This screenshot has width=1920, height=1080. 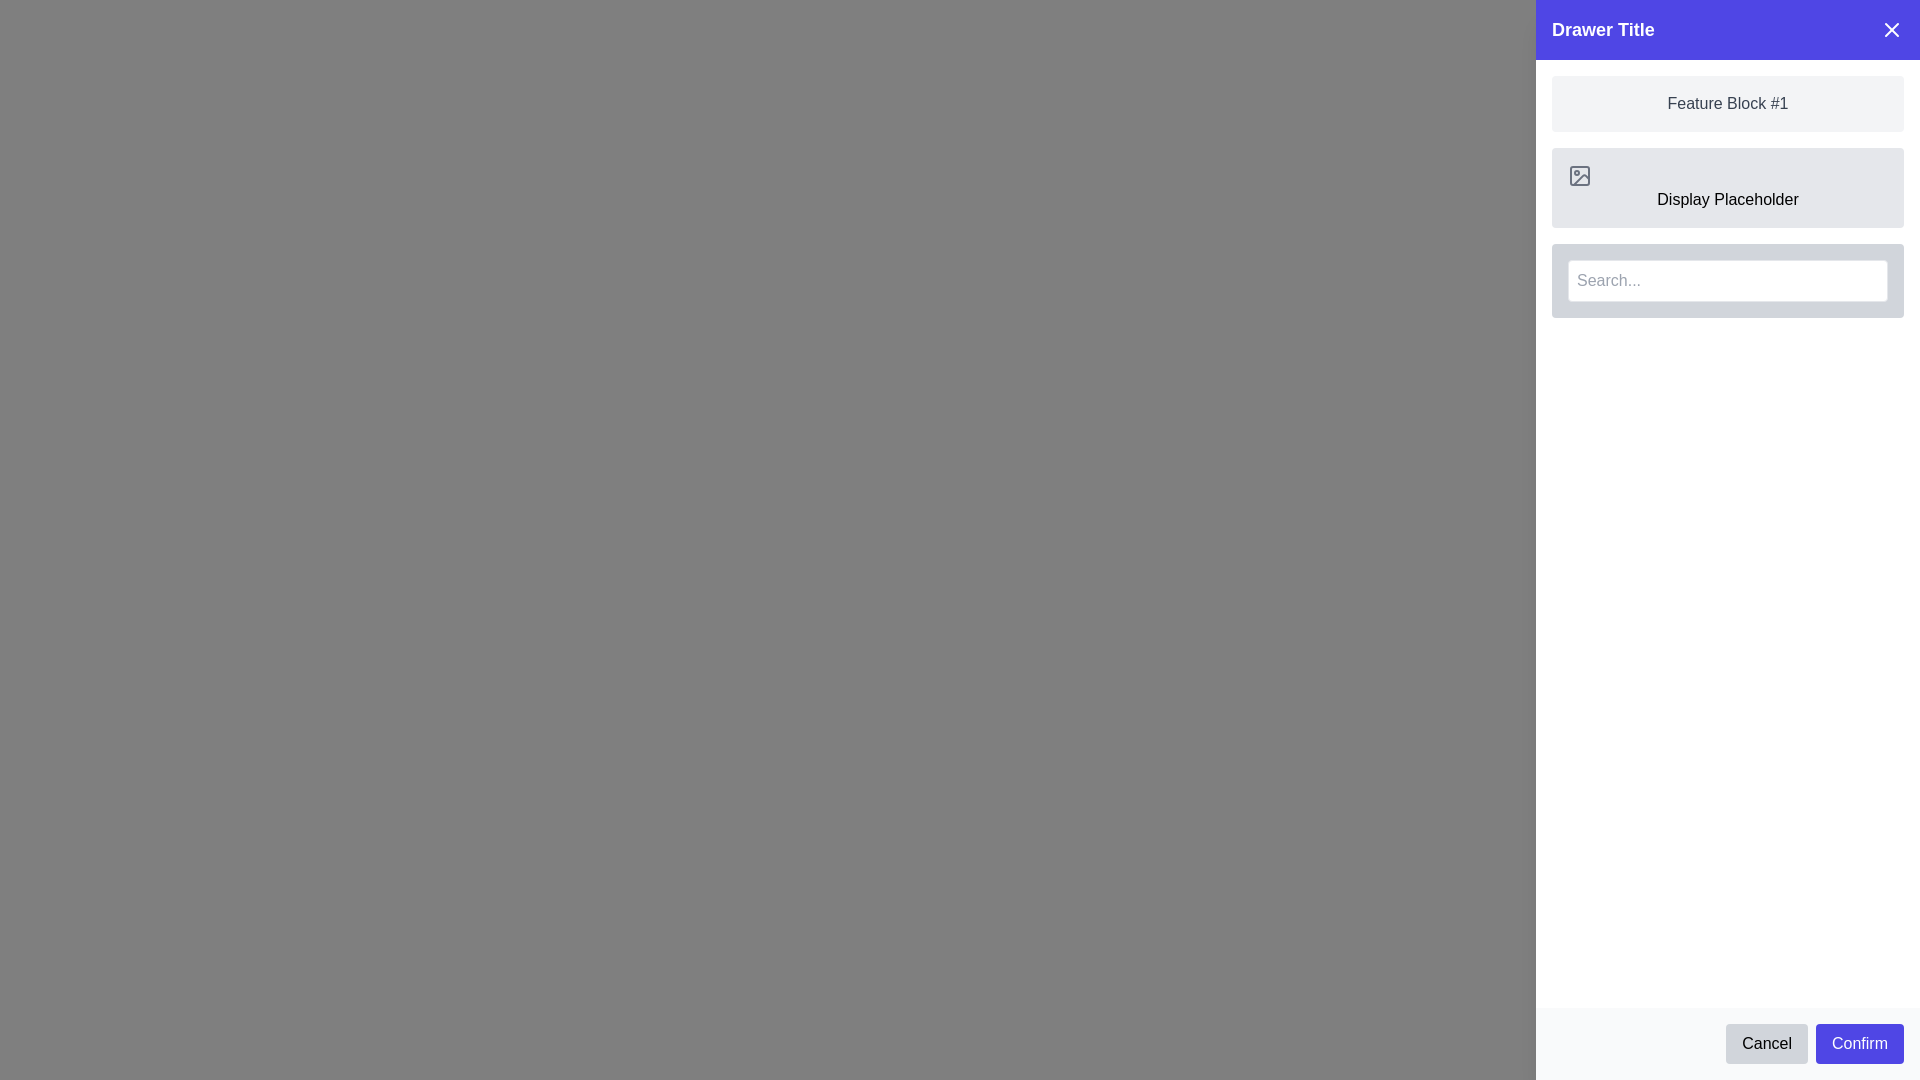 I want to click on the close button located in the top-right corner of the header, so click(x=1890, y=30).